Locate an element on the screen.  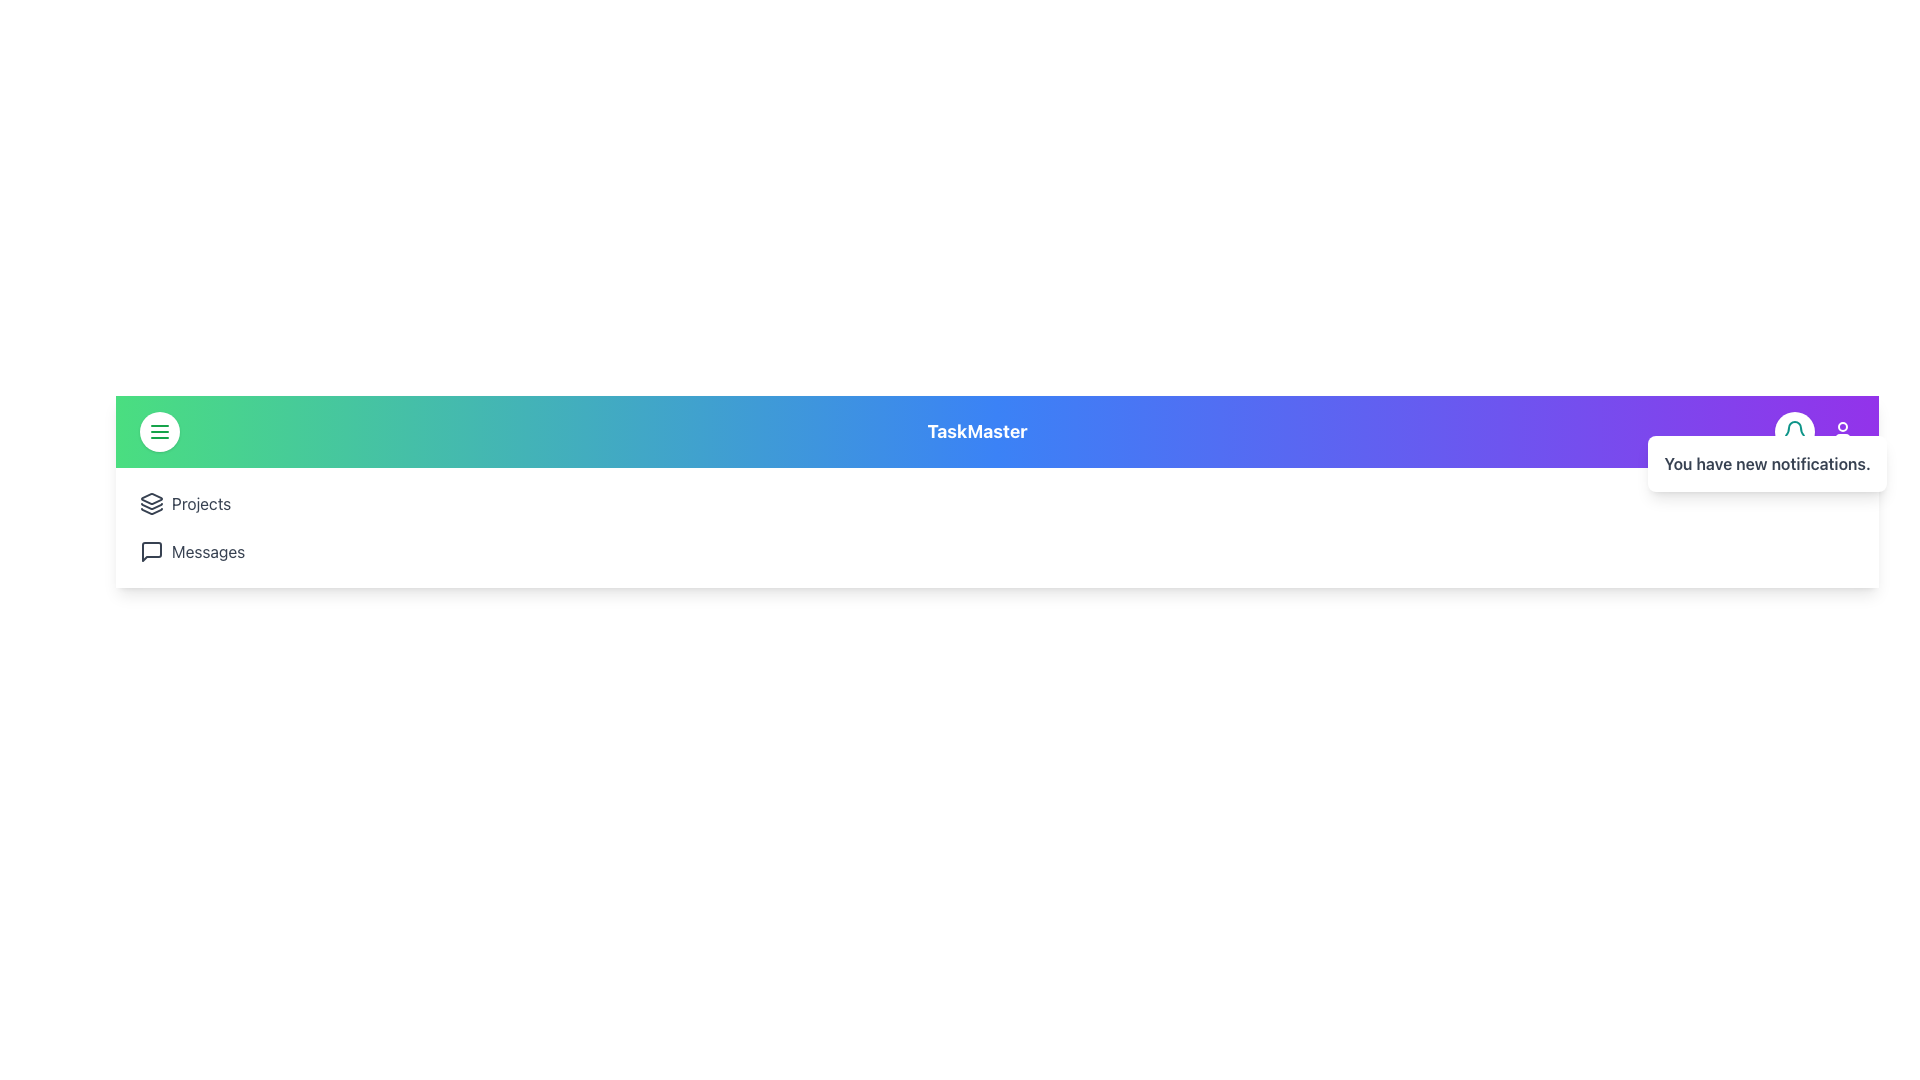
the middle layer icon in the sidebar, which is part of a three-layered decorative icon adjacent to the menu icon is located at coordinates (151, 505).